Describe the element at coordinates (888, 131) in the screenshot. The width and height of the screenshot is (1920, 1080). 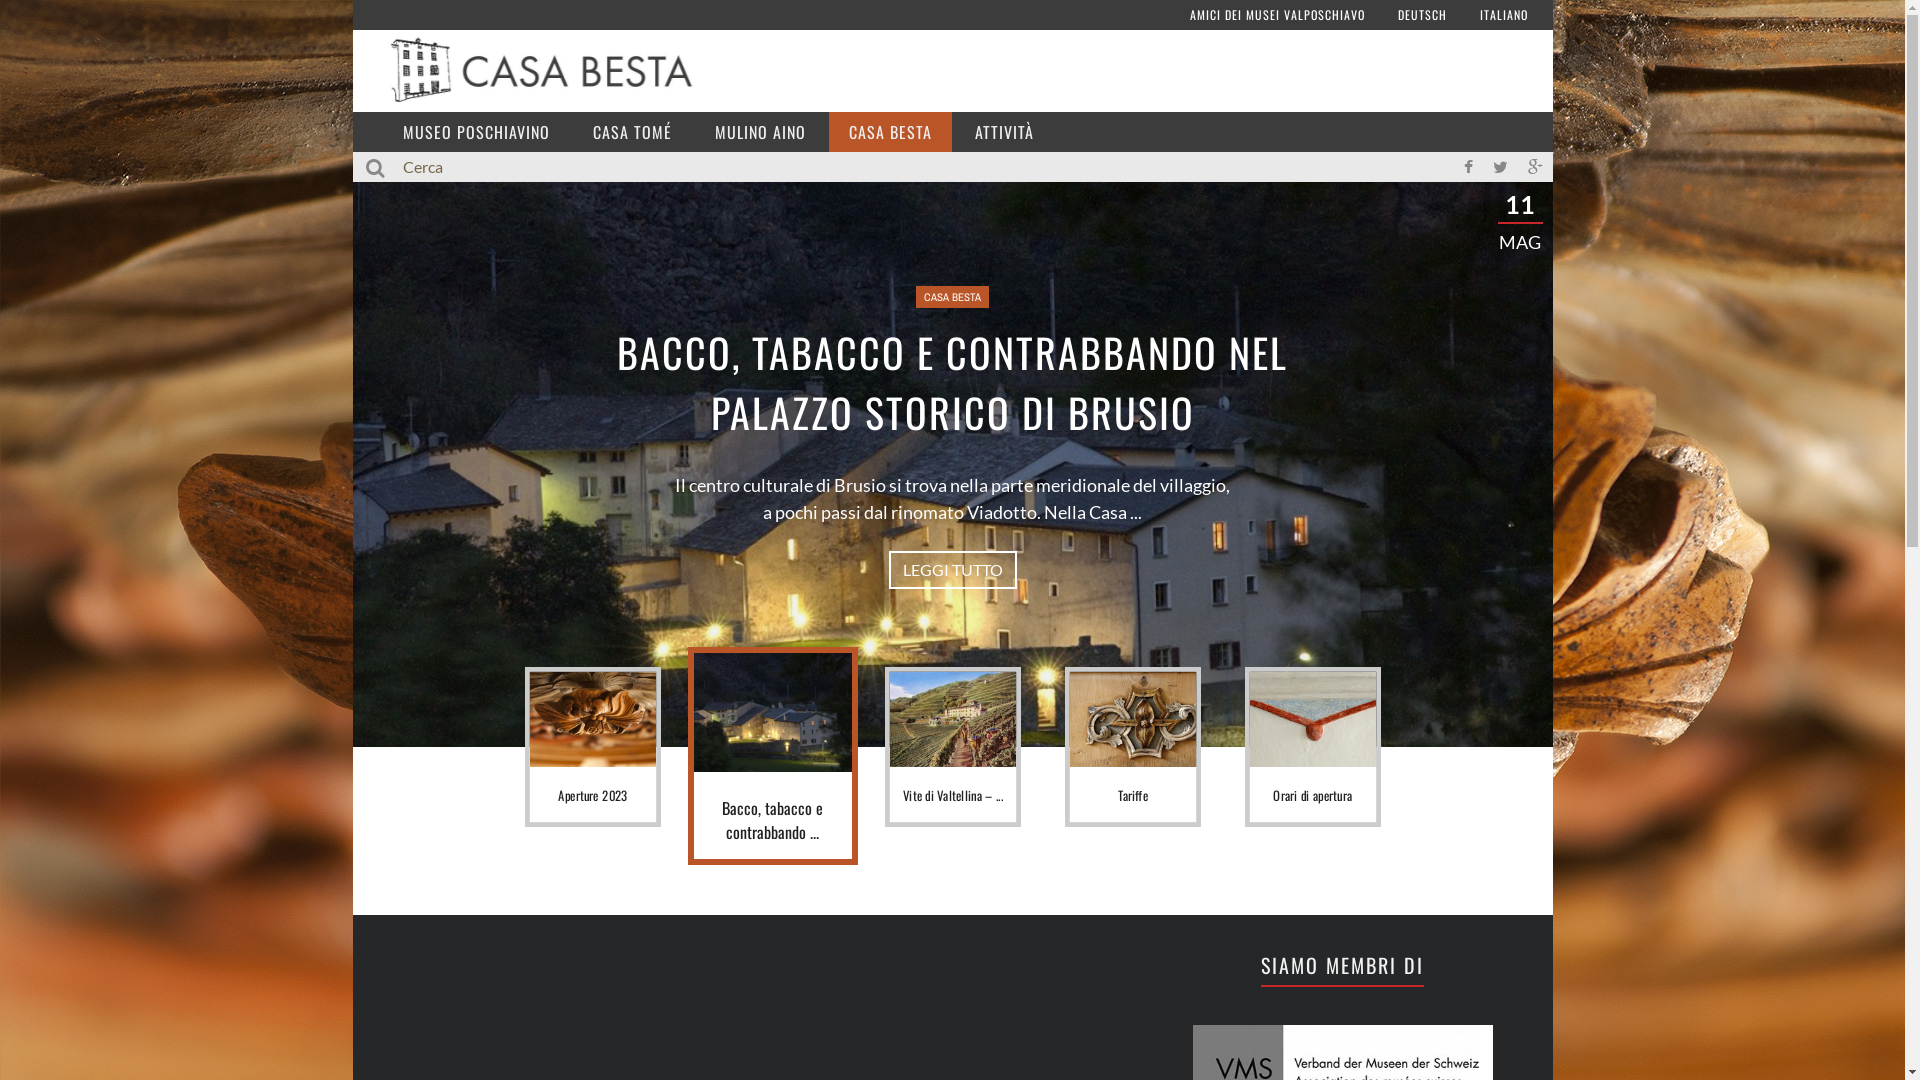
I see `'CASA BESTA'` at that location.